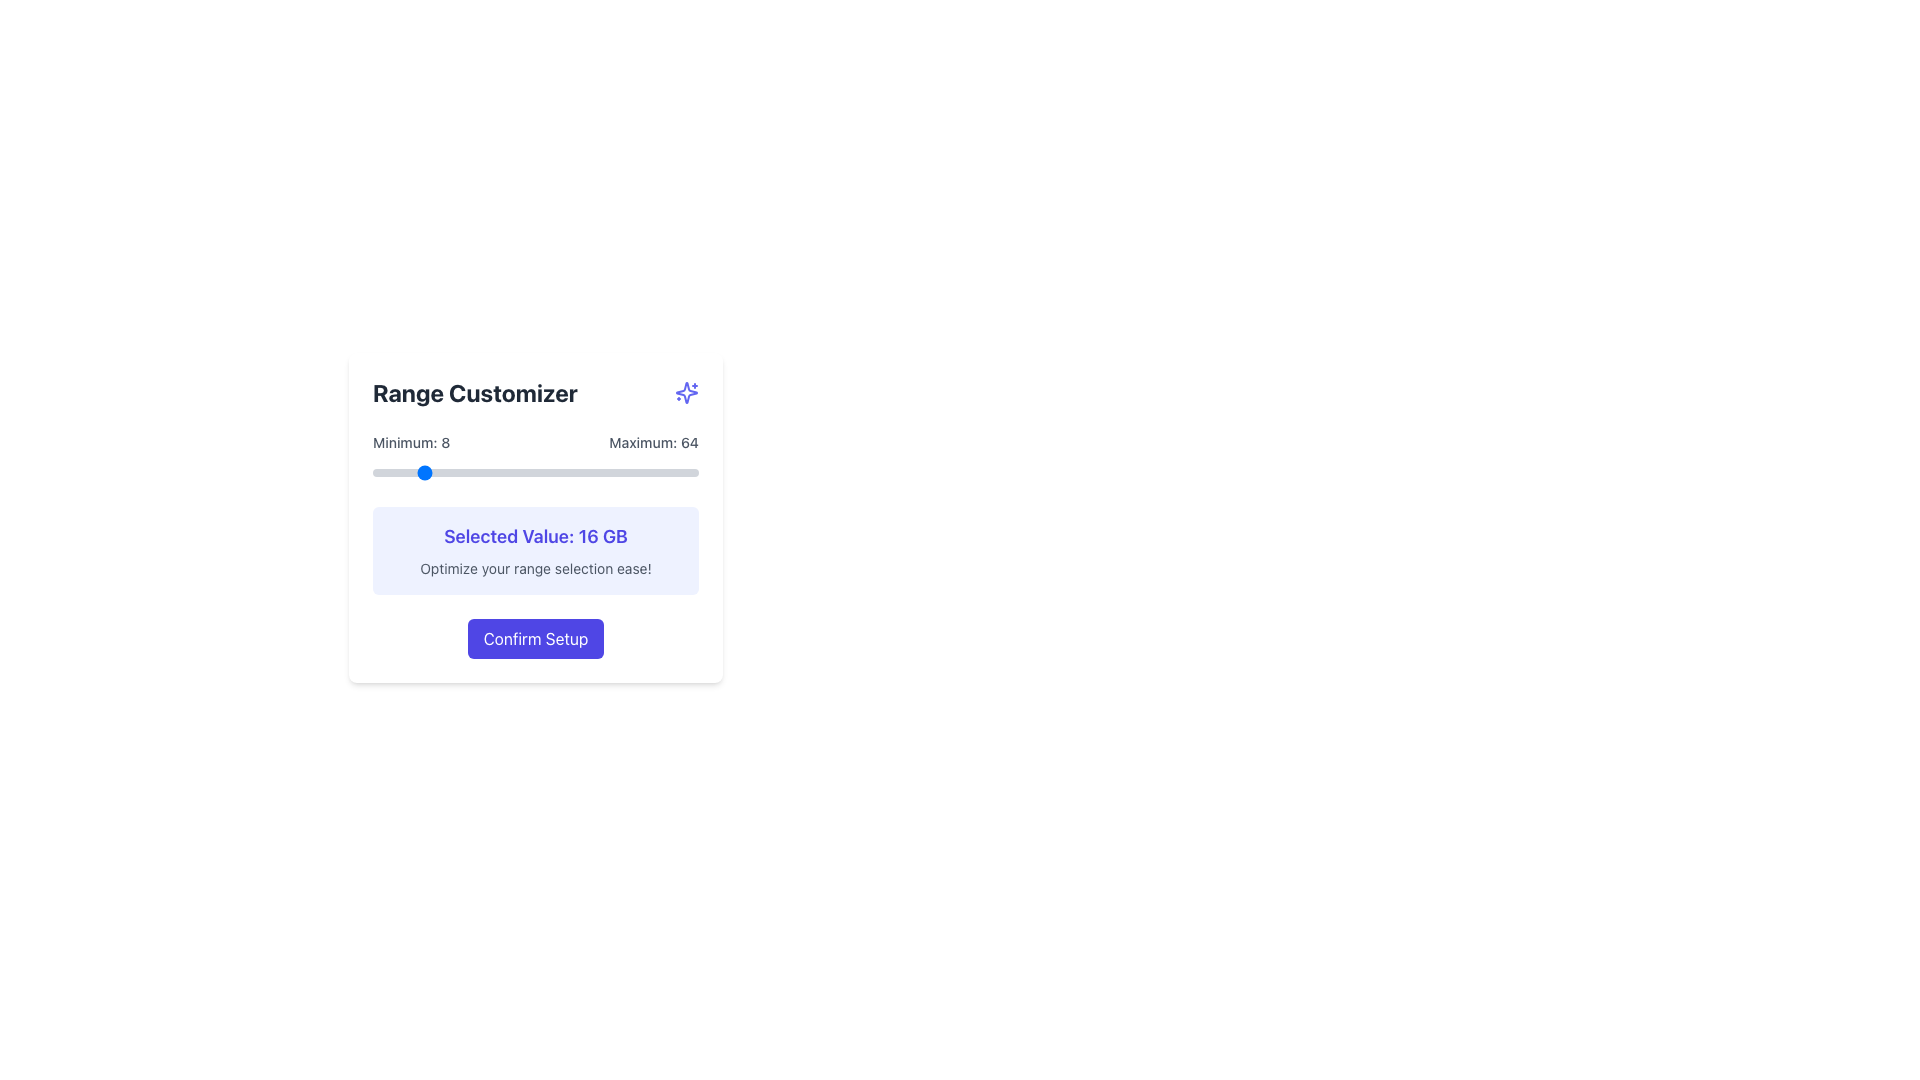  I want to click on the range slider labeled 'Minimum: 8' and 'Maximum: 64' to read additional tooltip information if available, so click(536, 458).